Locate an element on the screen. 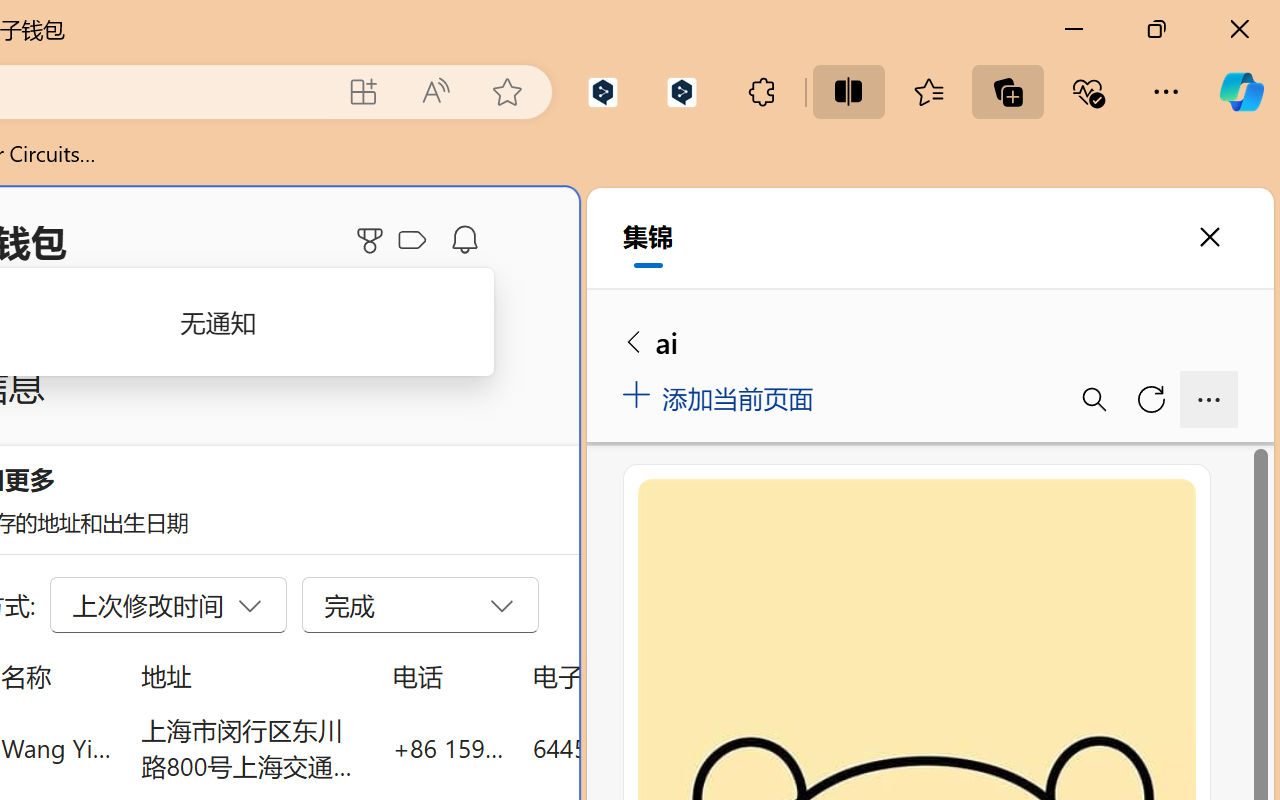 Image resolution: width=1280 pixels, height=800 pixels. 'Copilot (Ctrl+Shift+.)' is located at coordinates (1240, 91).